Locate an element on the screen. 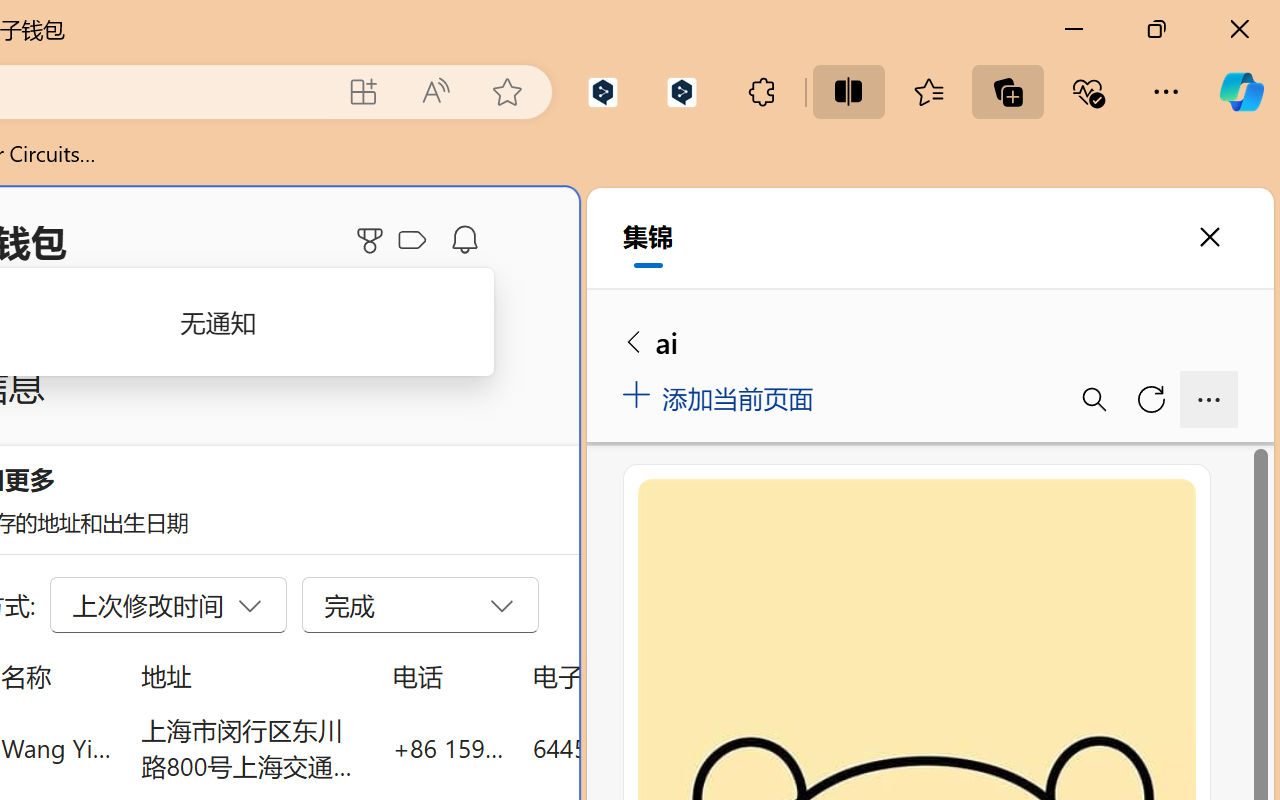 Image resolution: width=1280 pixels, height=800 pixels. 'Copilot (Ctrl+Shift+.)' is located at coordinates (1240, 91).